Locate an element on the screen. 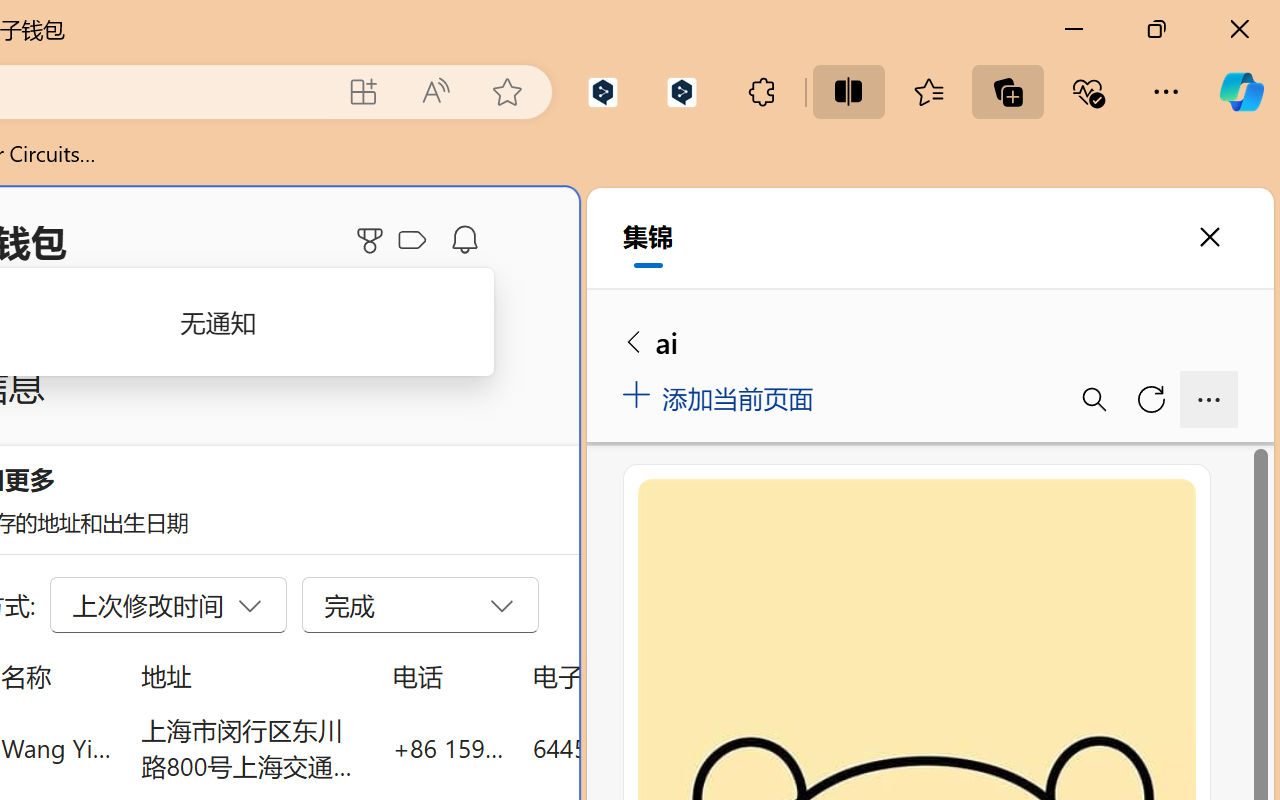 Image resolution: width=1280 pixels, height=800 pixels. 'Copilot (Ctrl+Shift+.)' is located at coordinates (1240, 91).